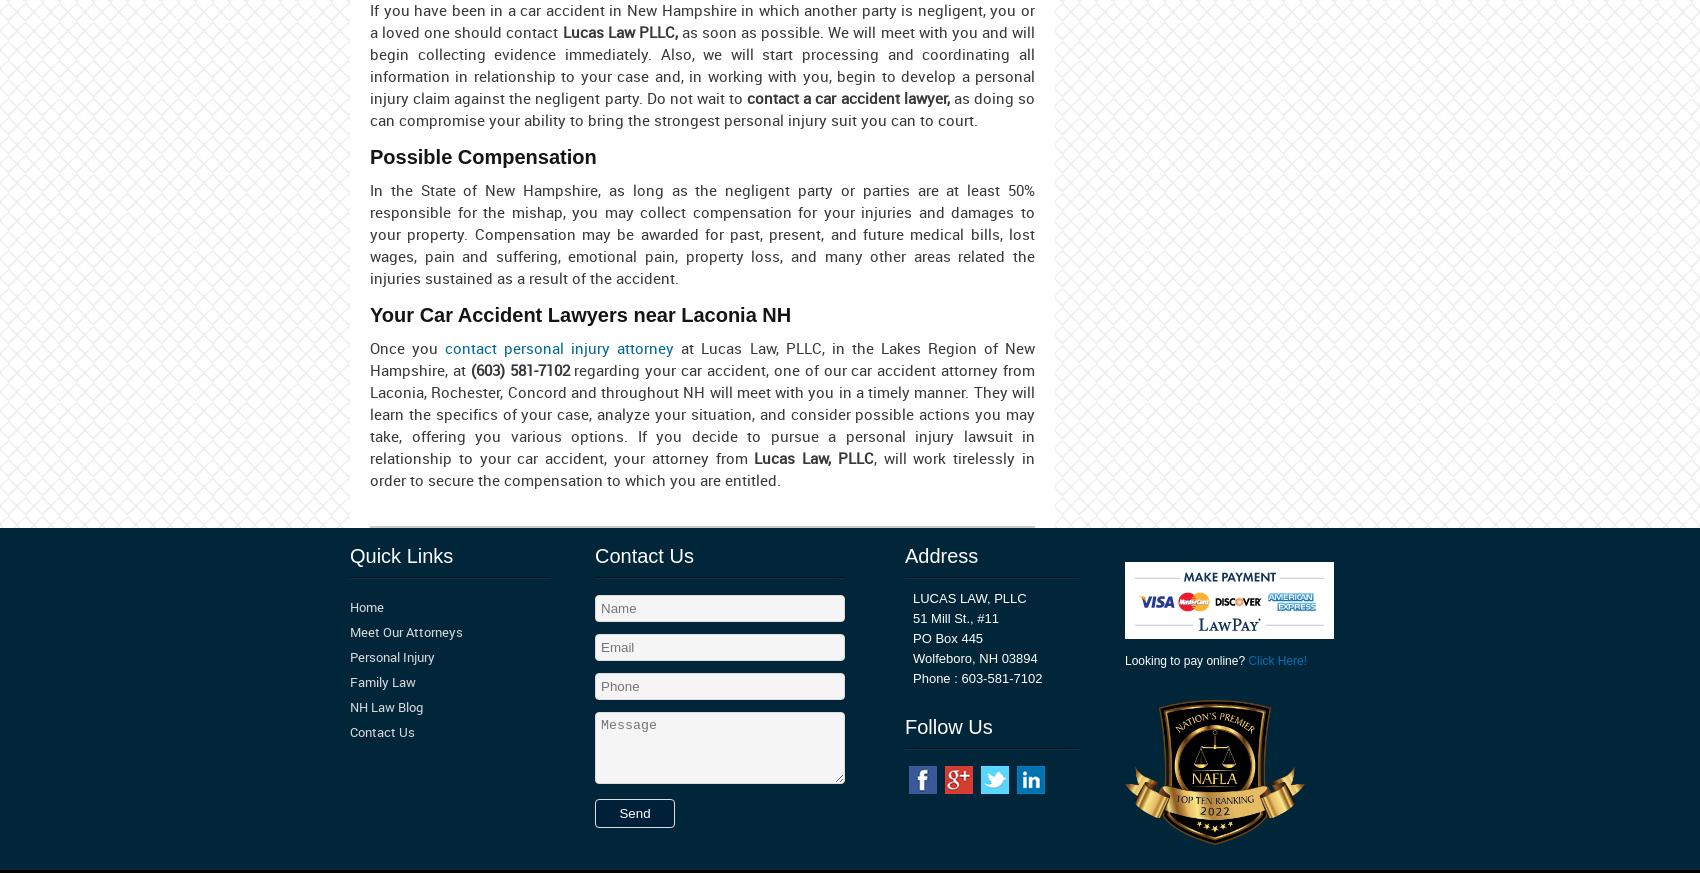 The height and width of the screenshot is (873, 1700). I want to click on 'If you have been in a car accident in New Hampshire in which another party is negligent, you or a loved one should contact', so click(368, 20).